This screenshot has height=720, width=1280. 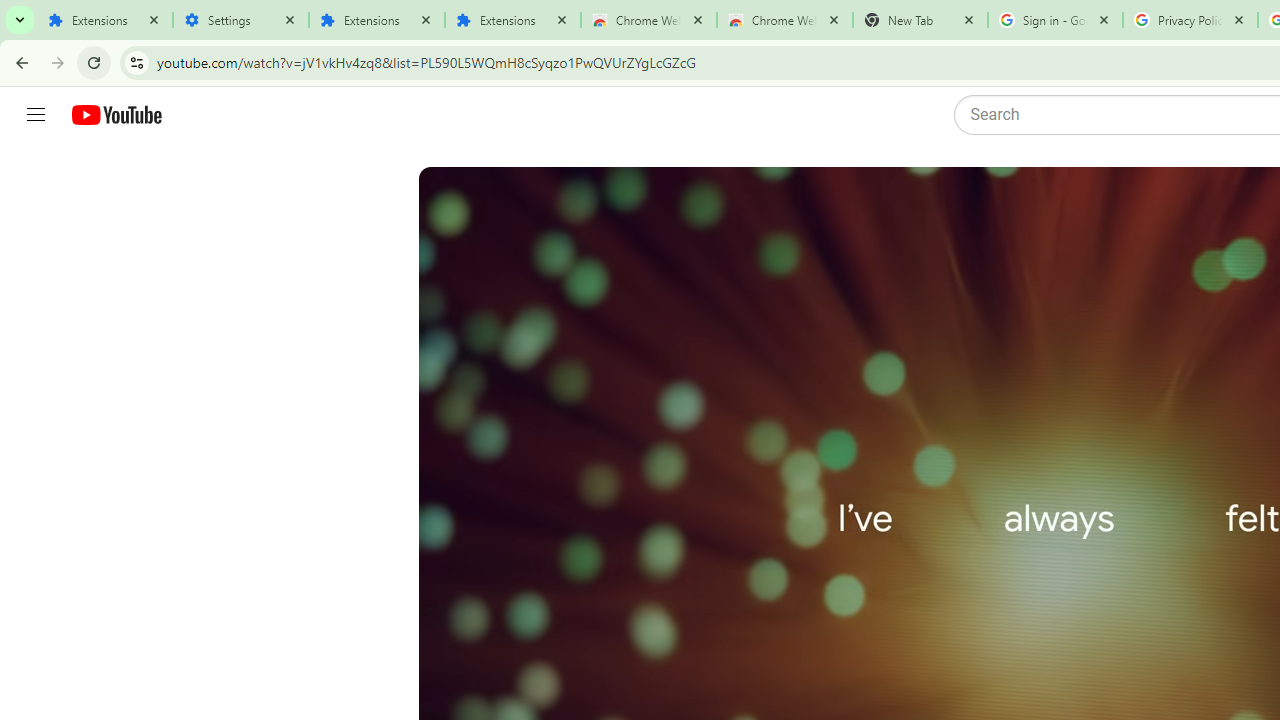 What do you see at coordinates (648, 20) in the screenshot?
I see `'Chrome Web Store'` at bounding box center [648, 20].